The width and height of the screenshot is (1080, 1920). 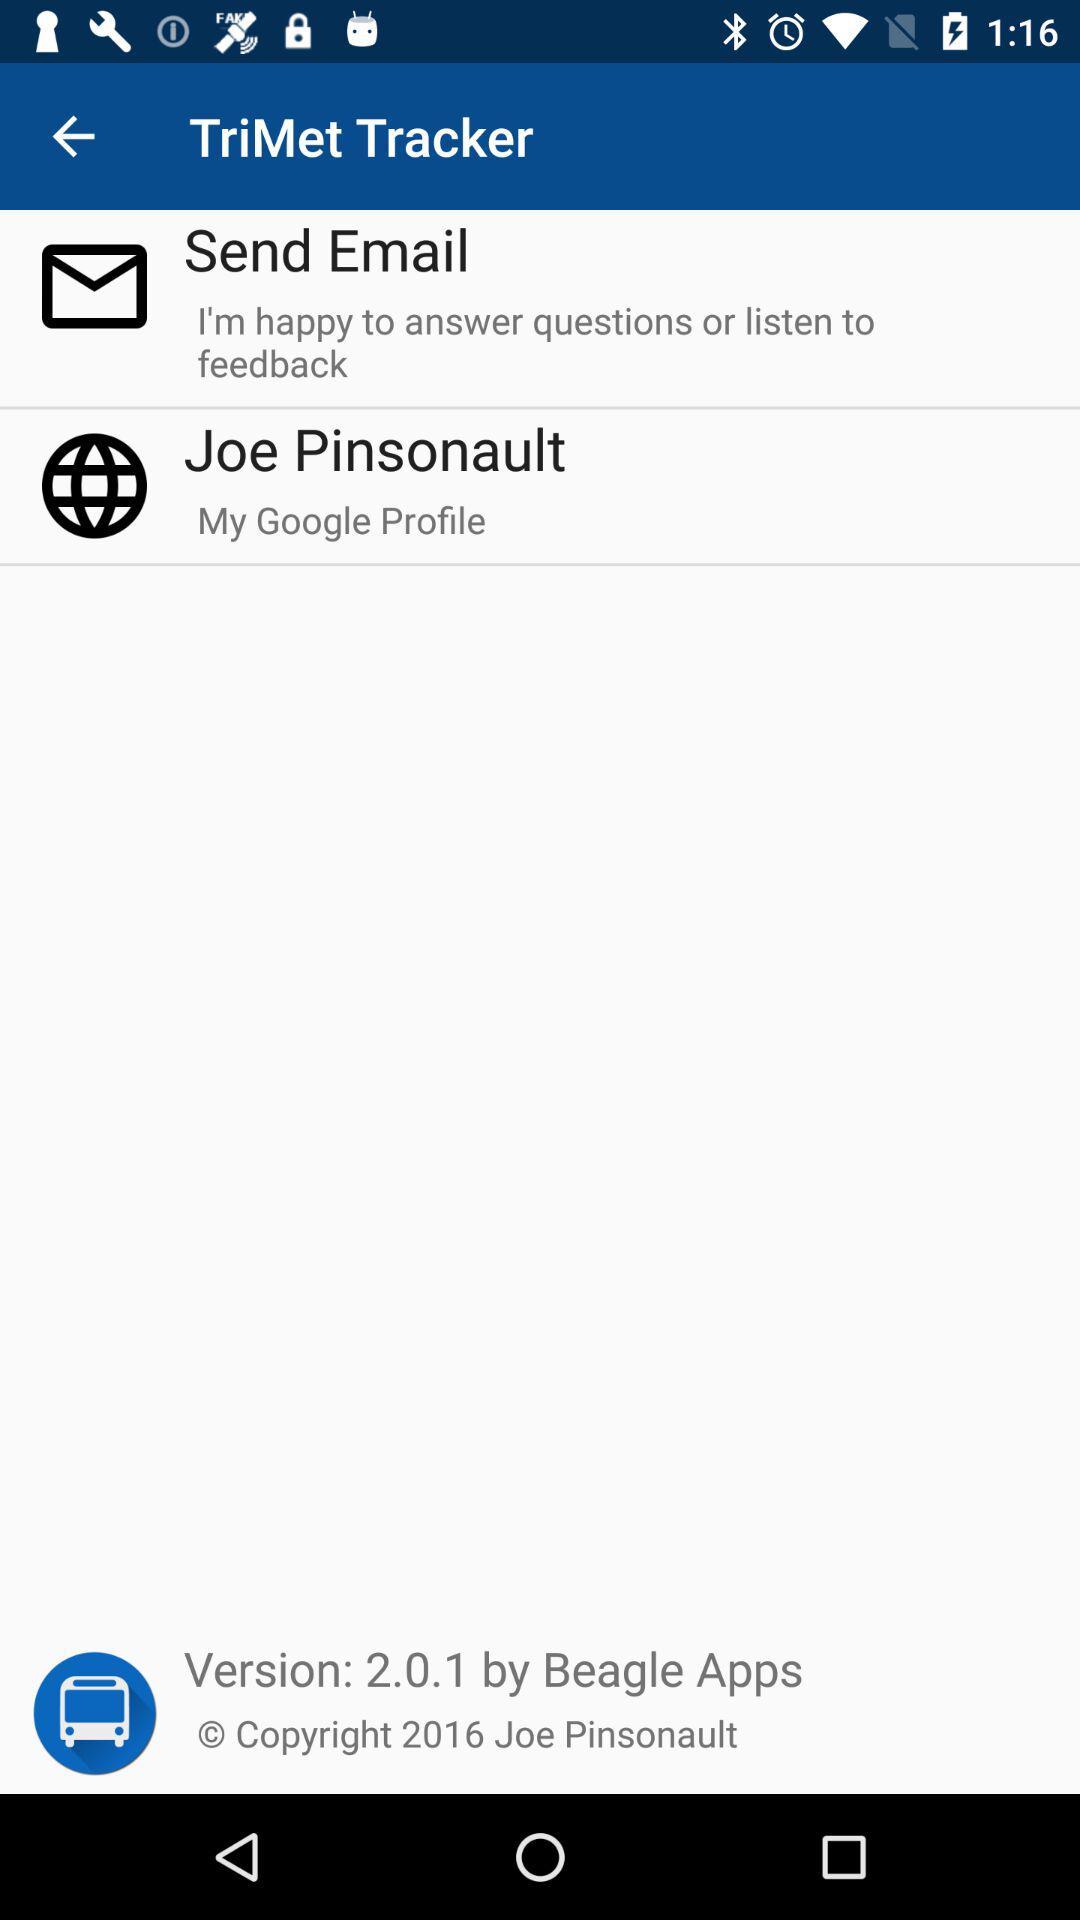 I want to click on the i m happy, so click(x=611, y=350).